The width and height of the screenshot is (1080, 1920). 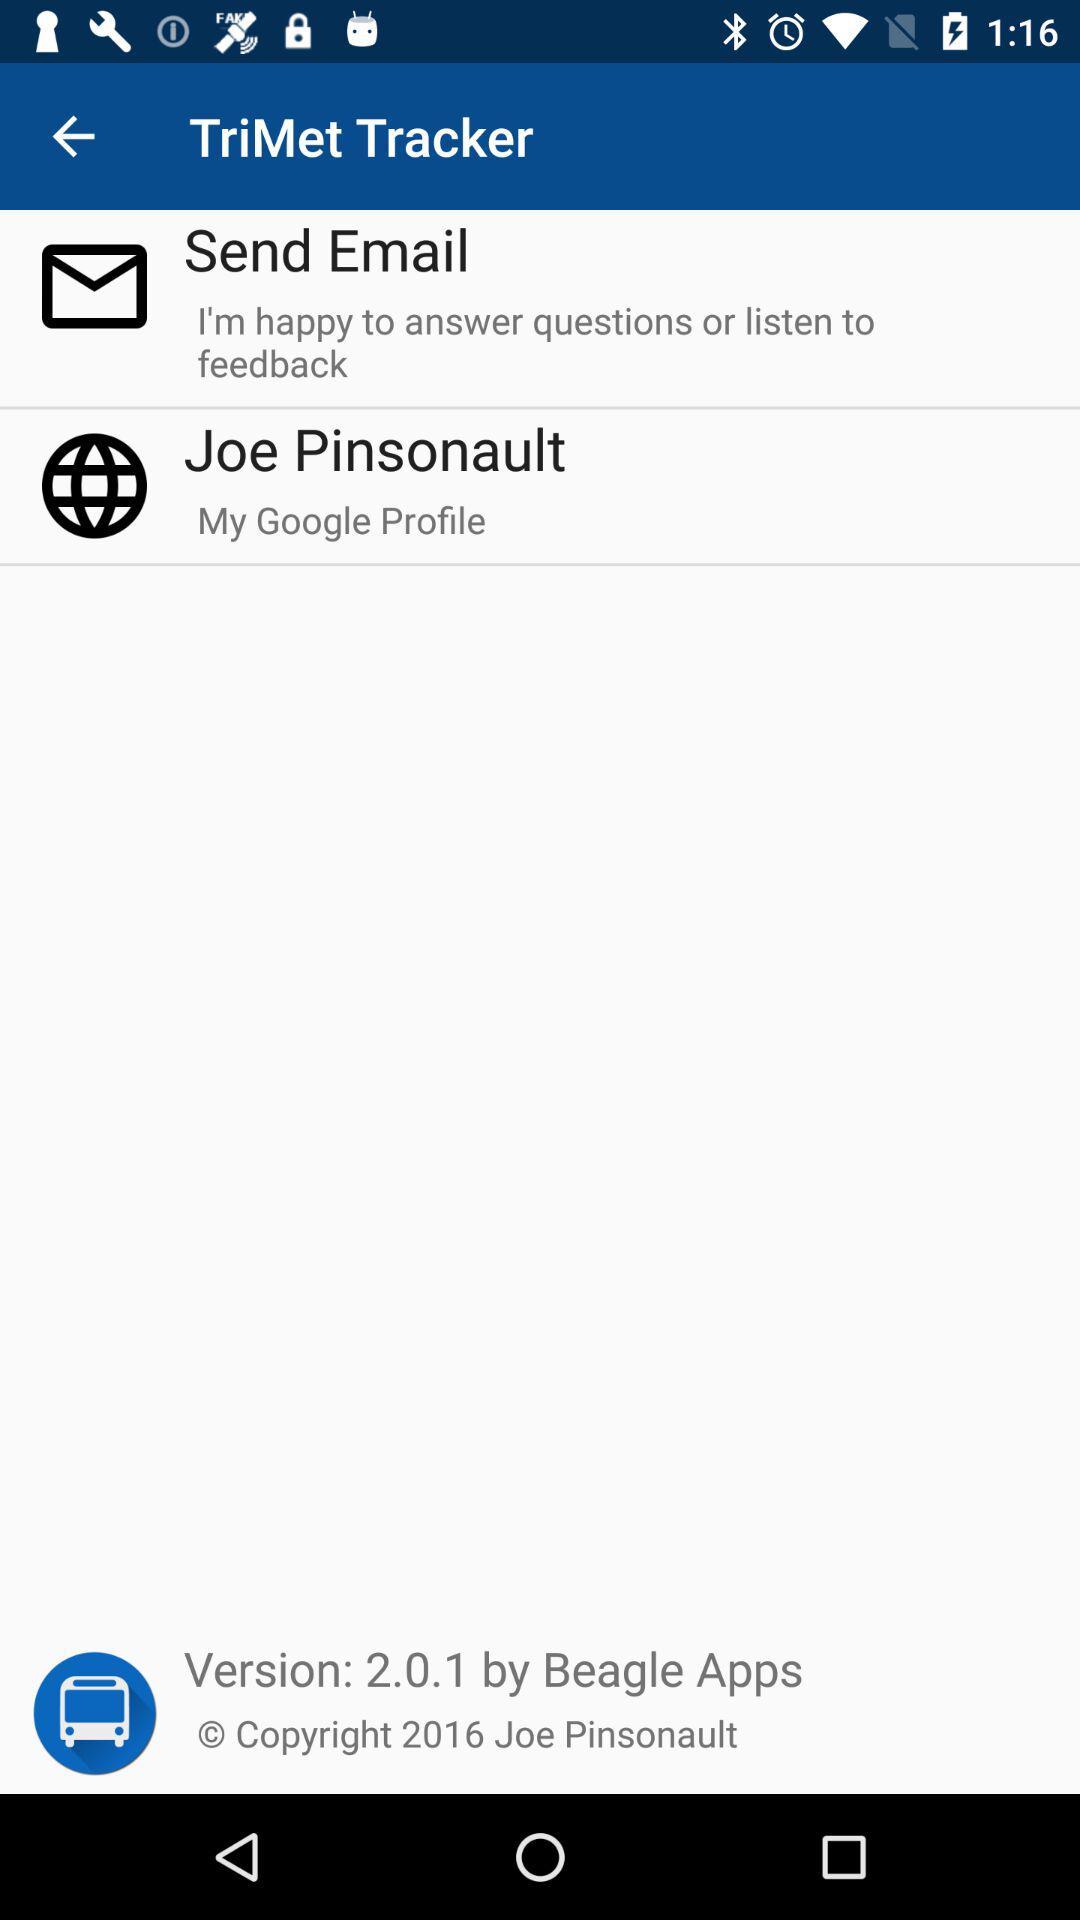 I want to click on the i m happy, so click(x=611, y=350).